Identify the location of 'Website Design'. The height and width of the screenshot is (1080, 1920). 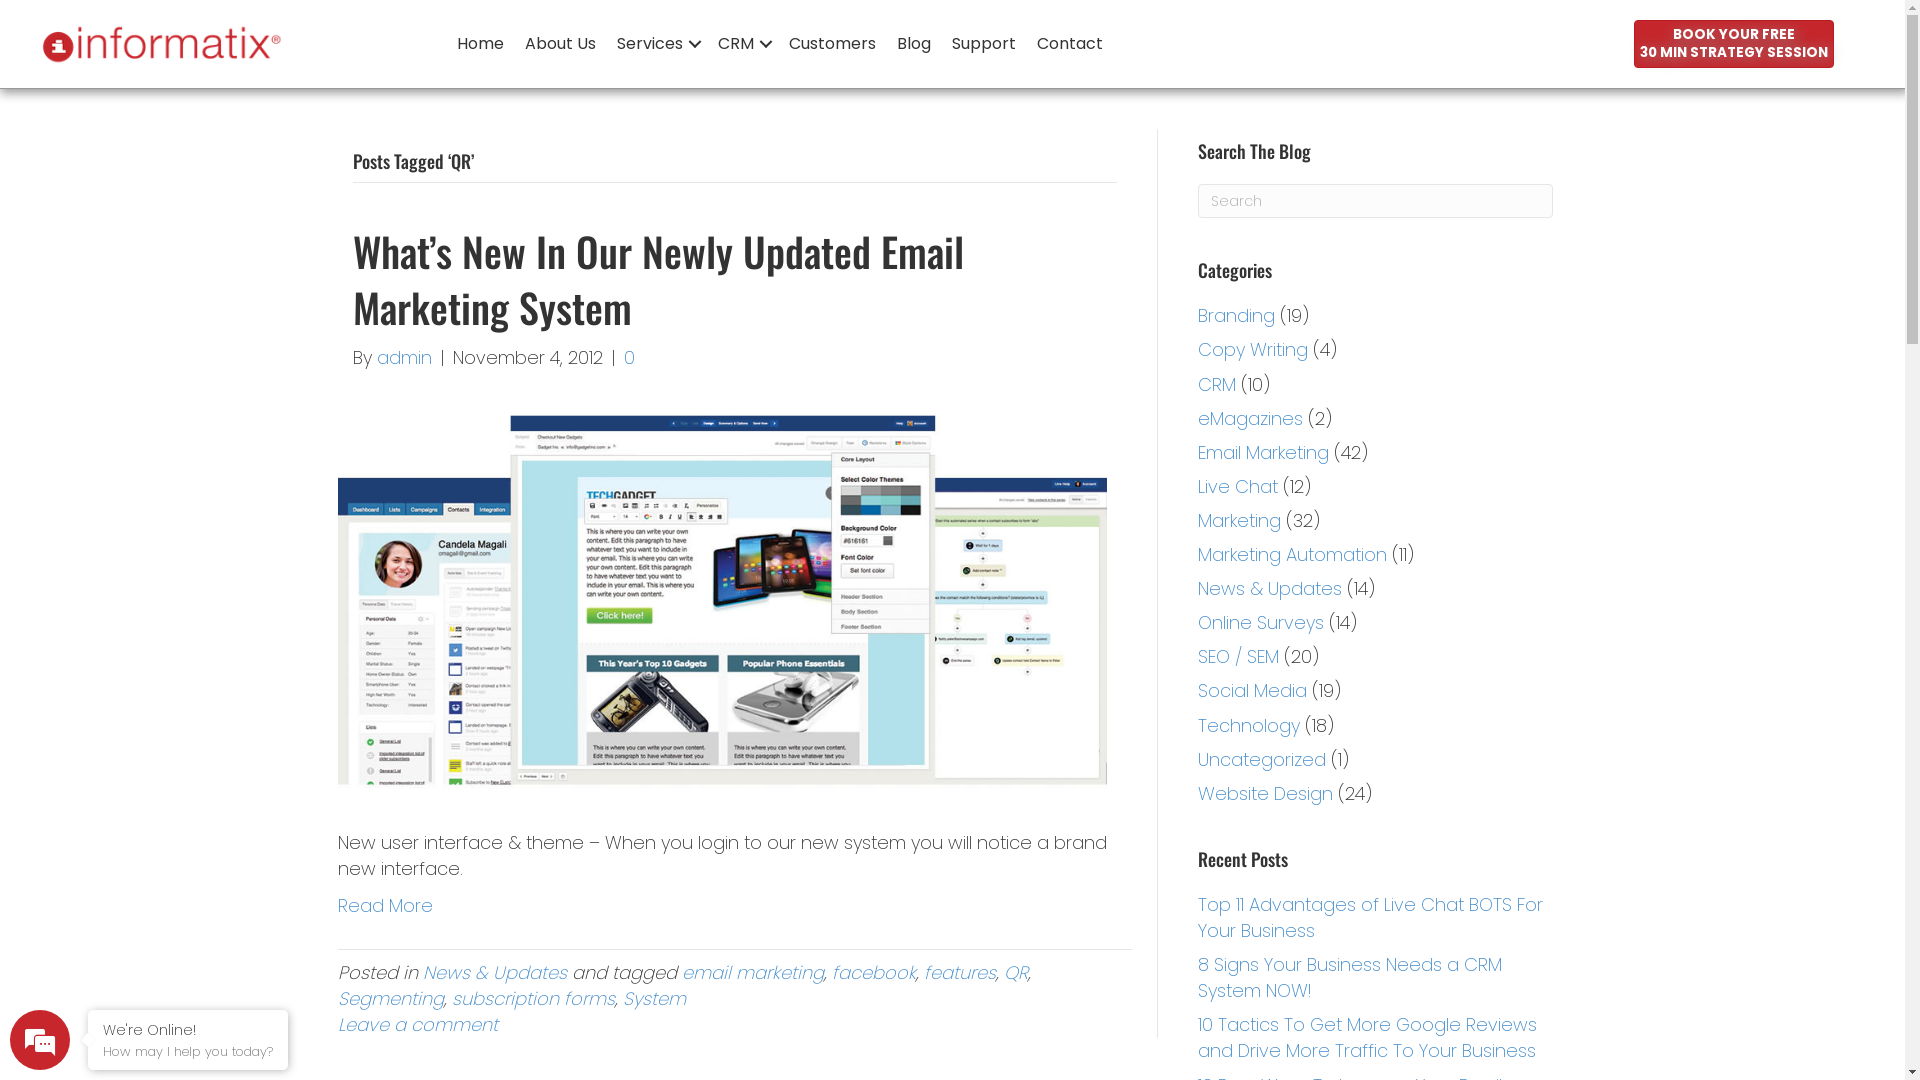
(1264, 792).